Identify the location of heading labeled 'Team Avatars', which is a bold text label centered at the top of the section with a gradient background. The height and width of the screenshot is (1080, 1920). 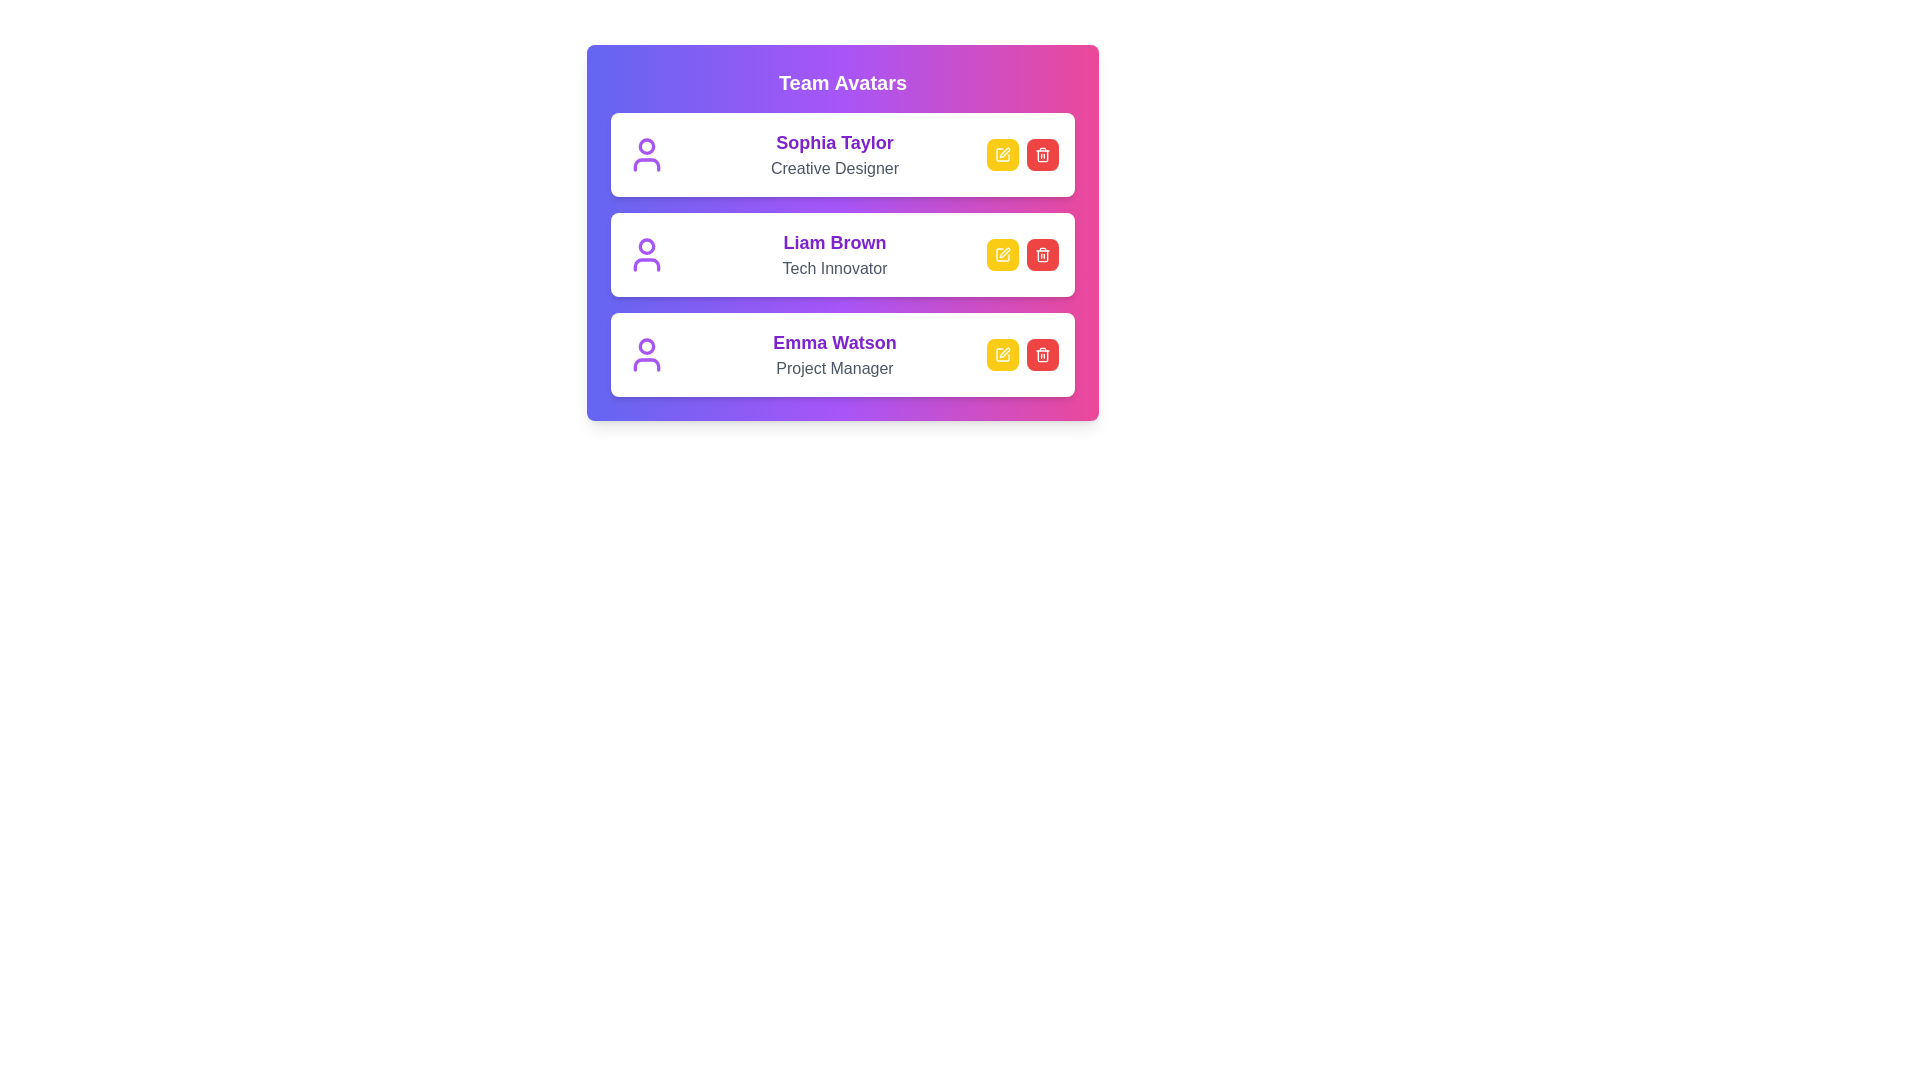
(843, 82).